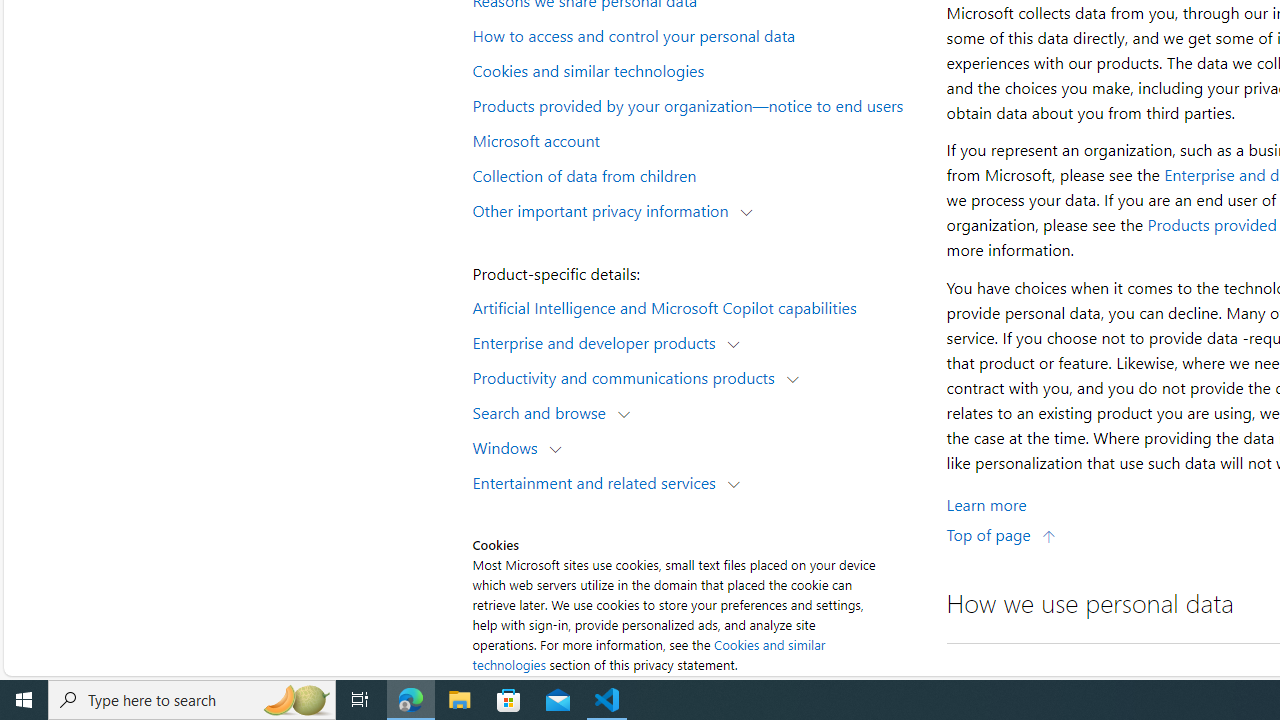 The width and height of the screenshot is (1280, 720). What do you see at coordinates (1001, 533) in the screenshot?
I see `'Top of page'` at bounding box center [1001, 533].